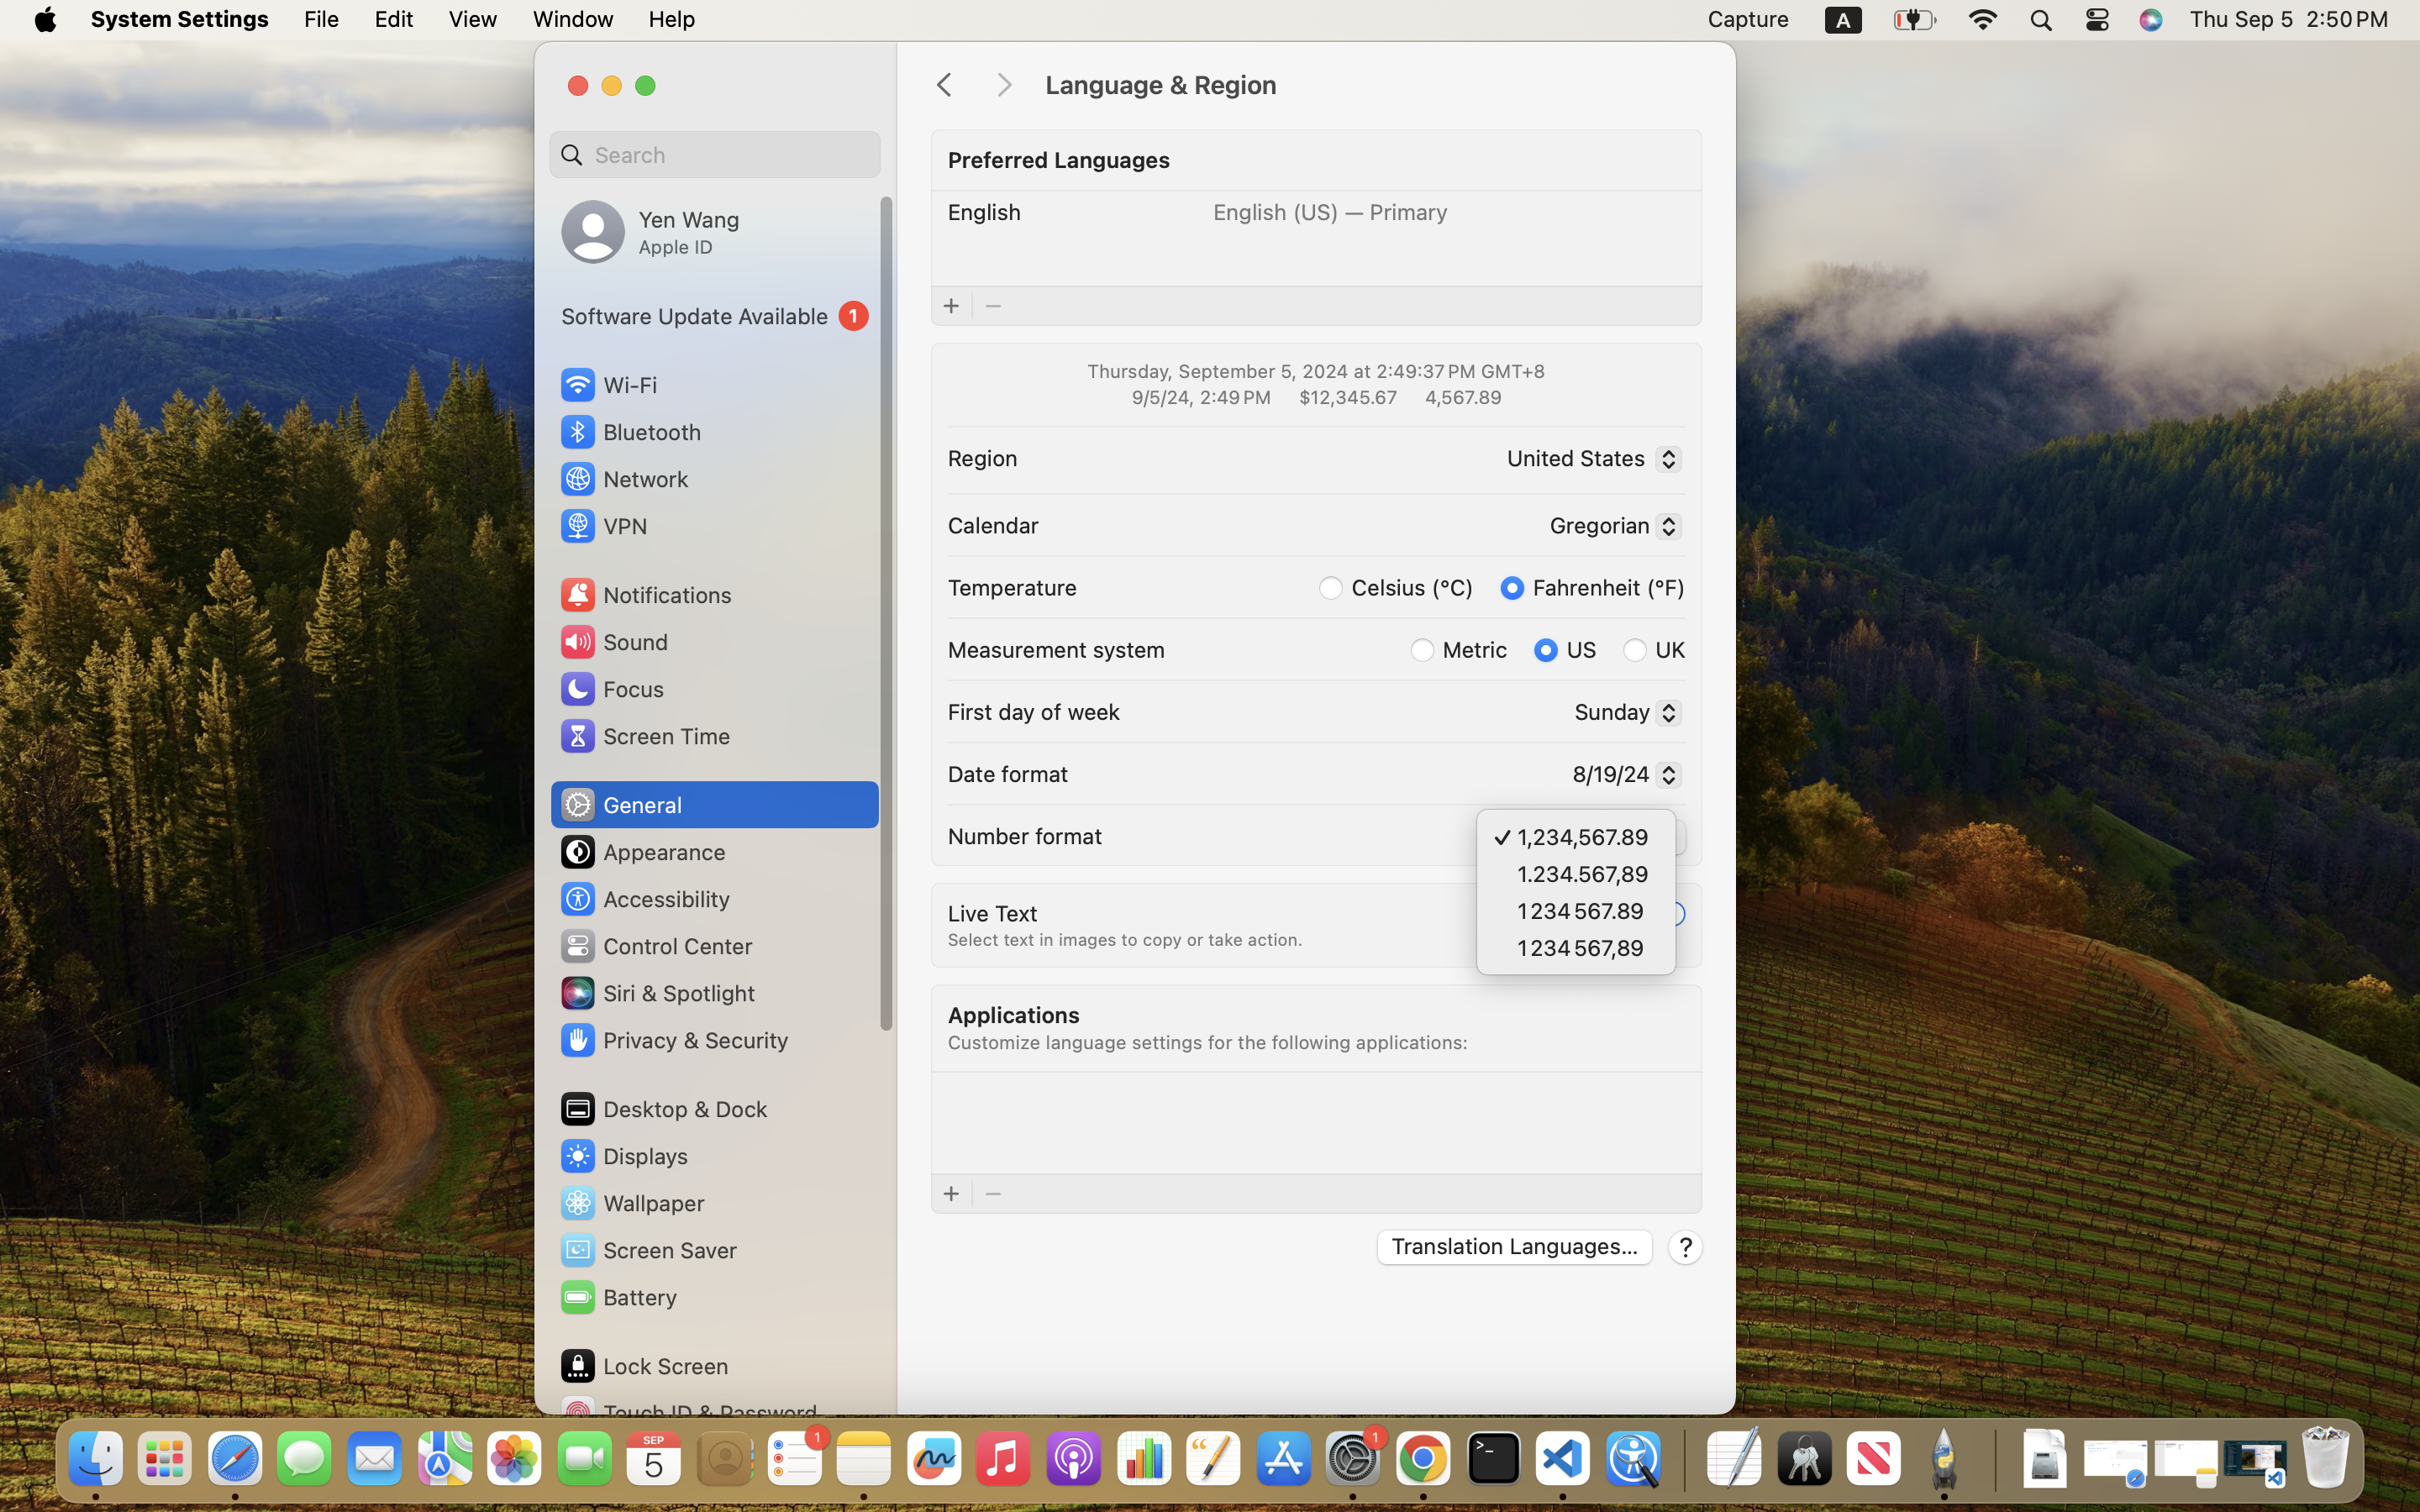 This screenshot has width=2420, height=1512. I want to click on 'Temperature', so click(1011, 586).